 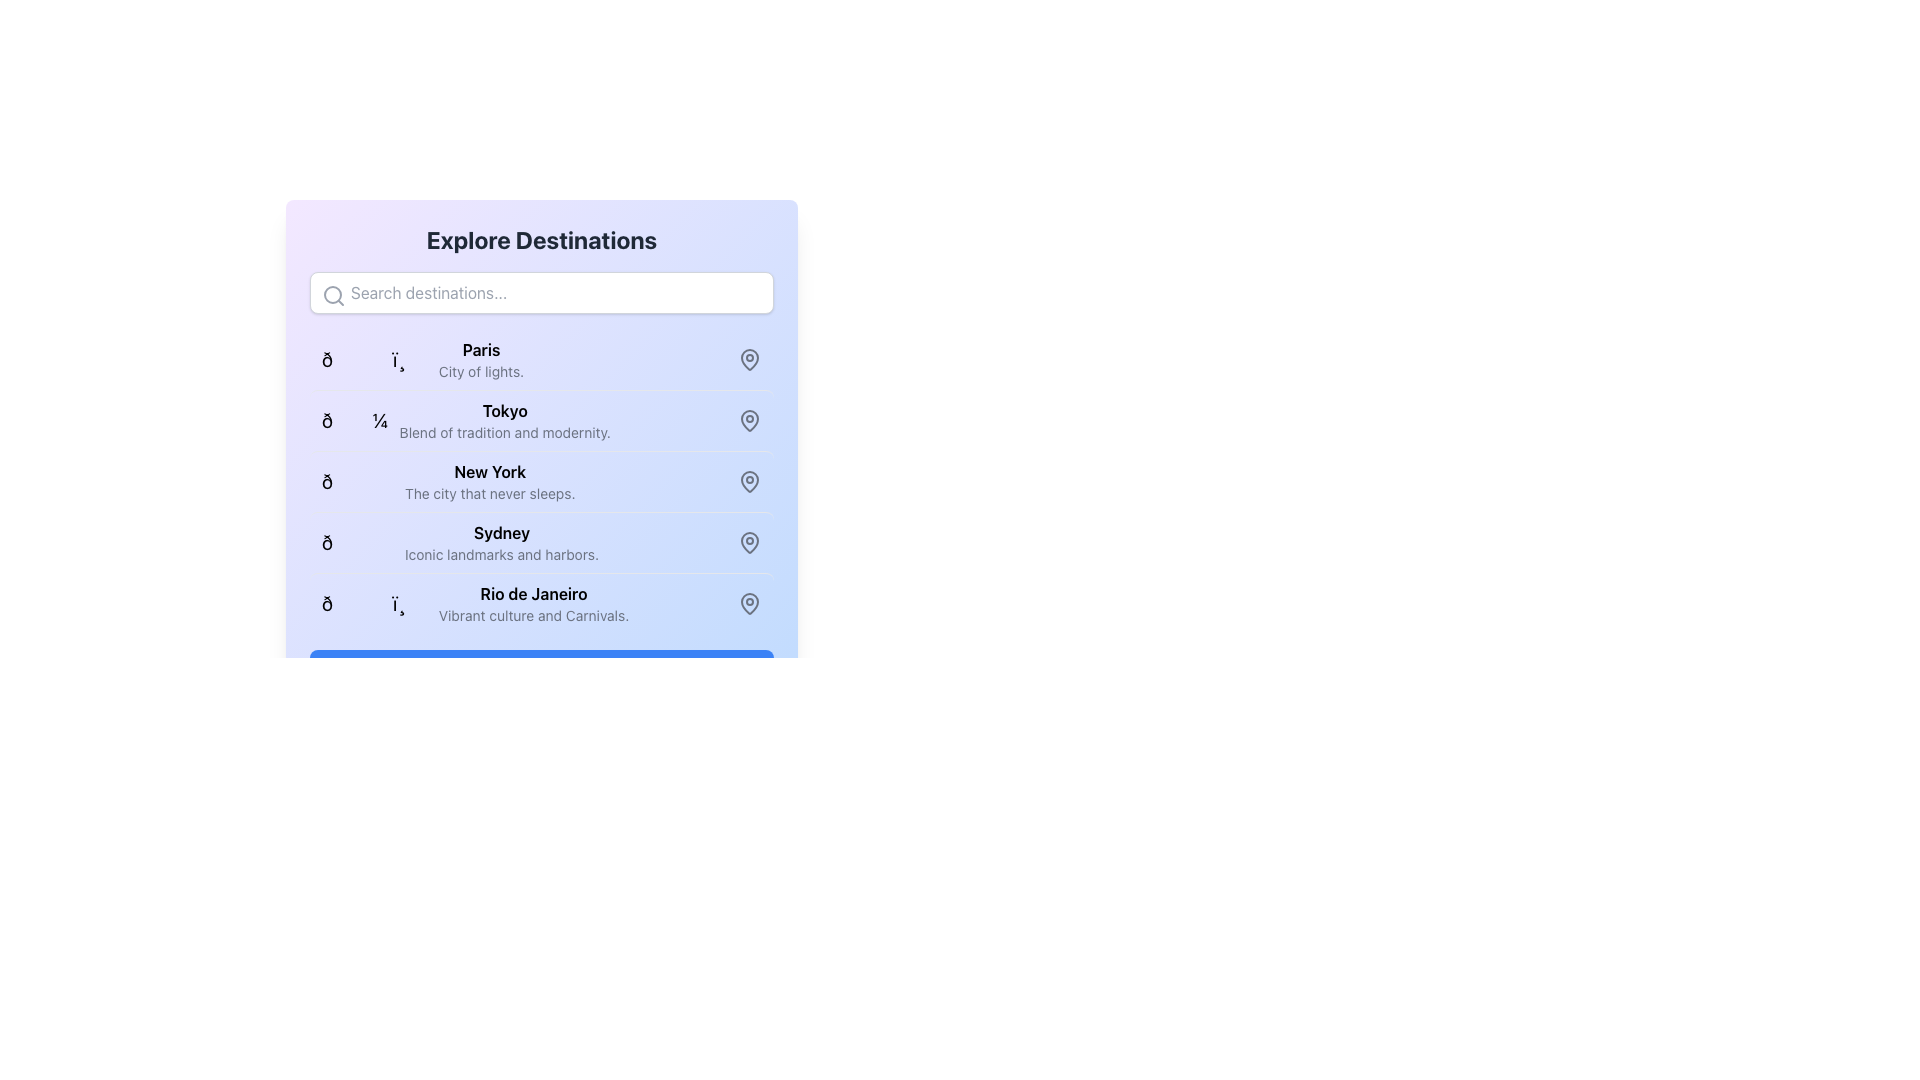 What do you see at coordinates (534, 615) in the screenshot?
I see `the static text label providing additional context about 'Rio de Janeiro', which is positioned below the heading of the same name` at bounding box center [534, 615].